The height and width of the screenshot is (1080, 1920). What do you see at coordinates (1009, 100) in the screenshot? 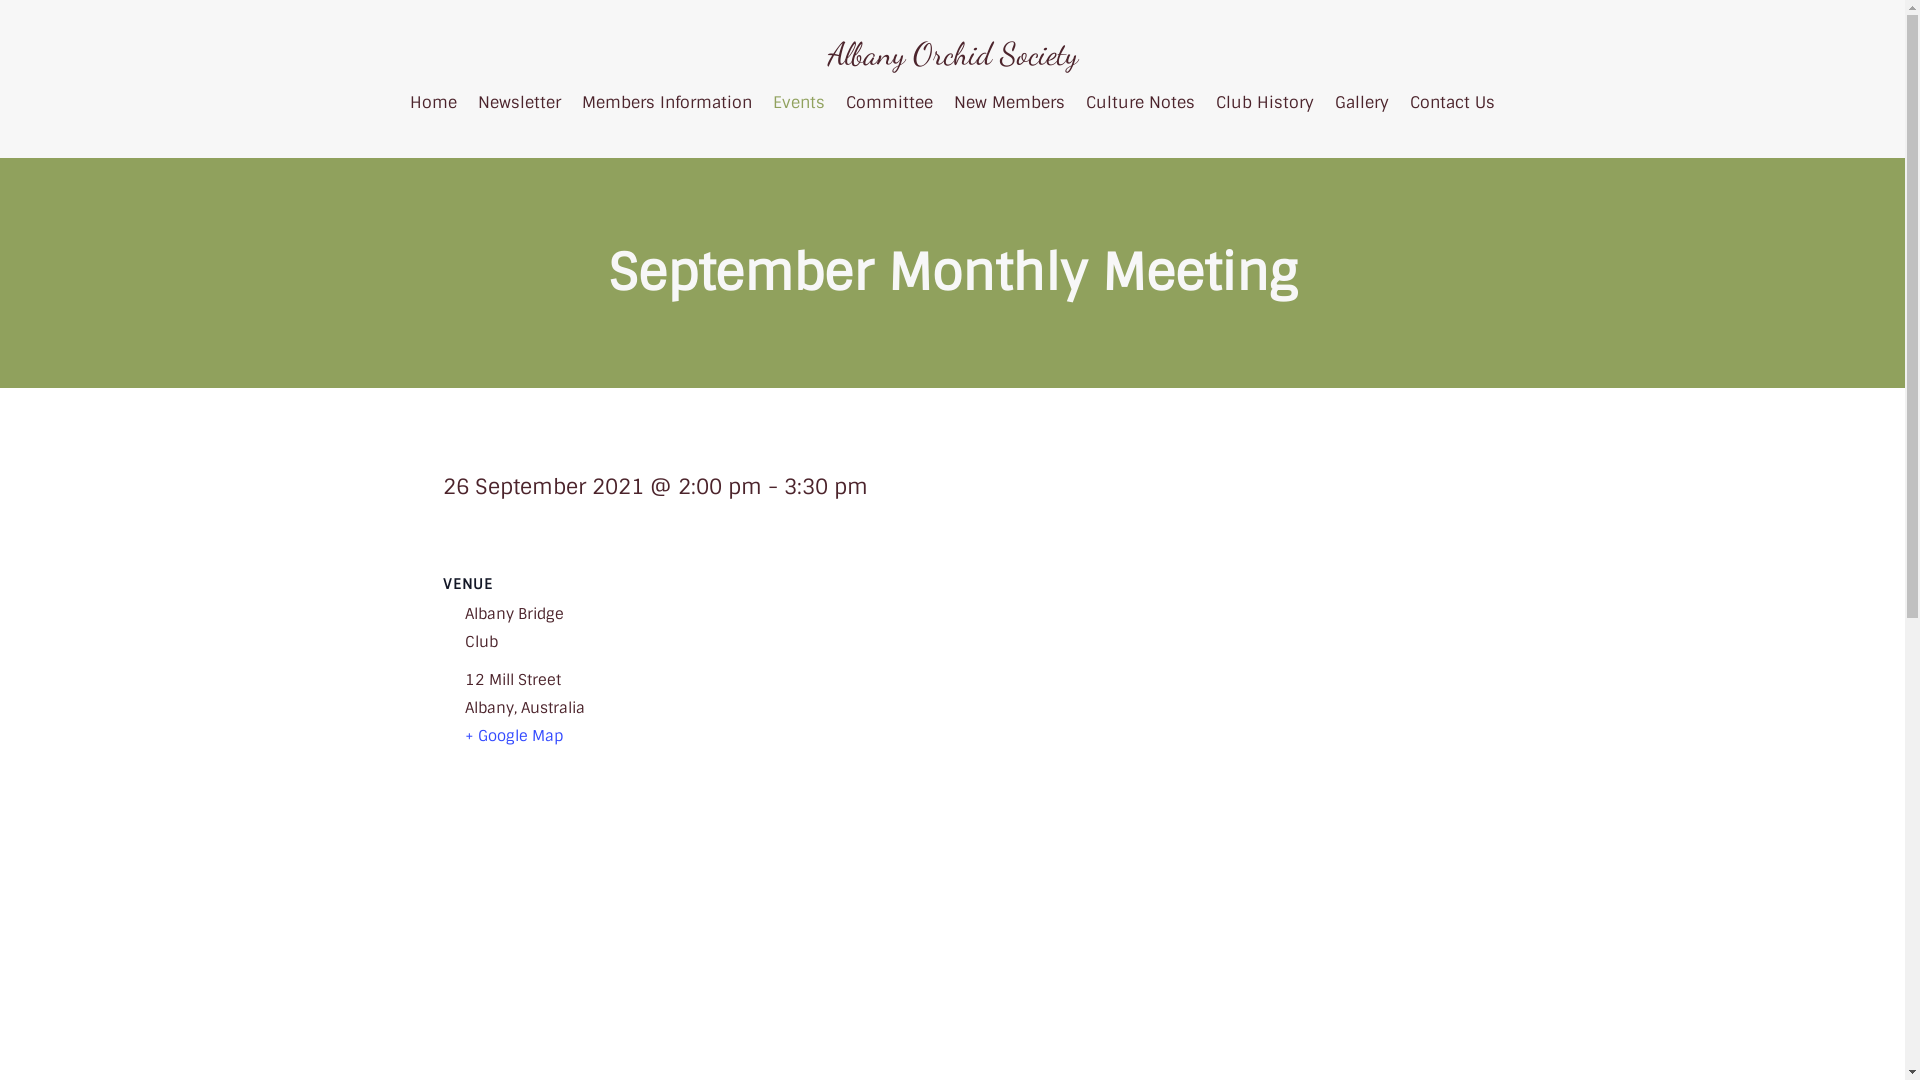
I see `'New Members'` at bounding box center [1009, 100].